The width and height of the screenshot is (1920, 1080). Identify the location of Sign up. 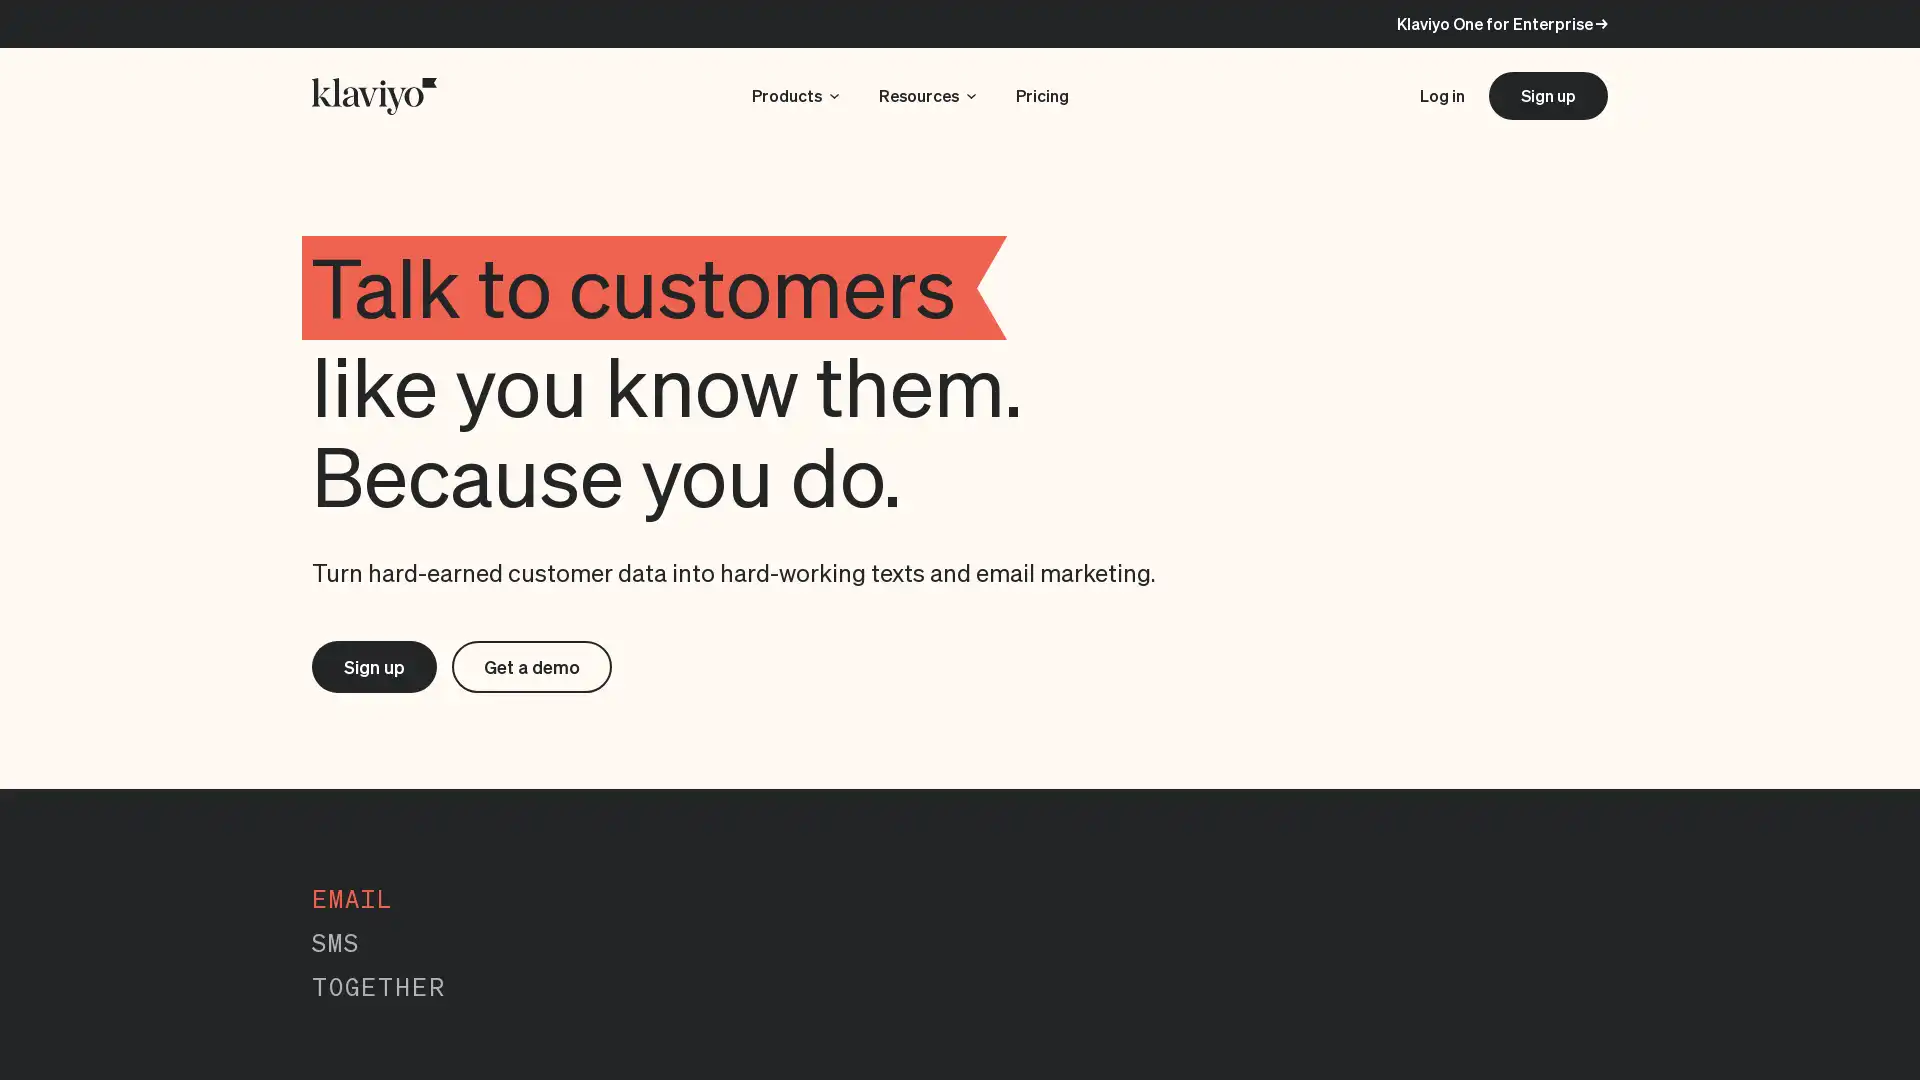
(377, 668).